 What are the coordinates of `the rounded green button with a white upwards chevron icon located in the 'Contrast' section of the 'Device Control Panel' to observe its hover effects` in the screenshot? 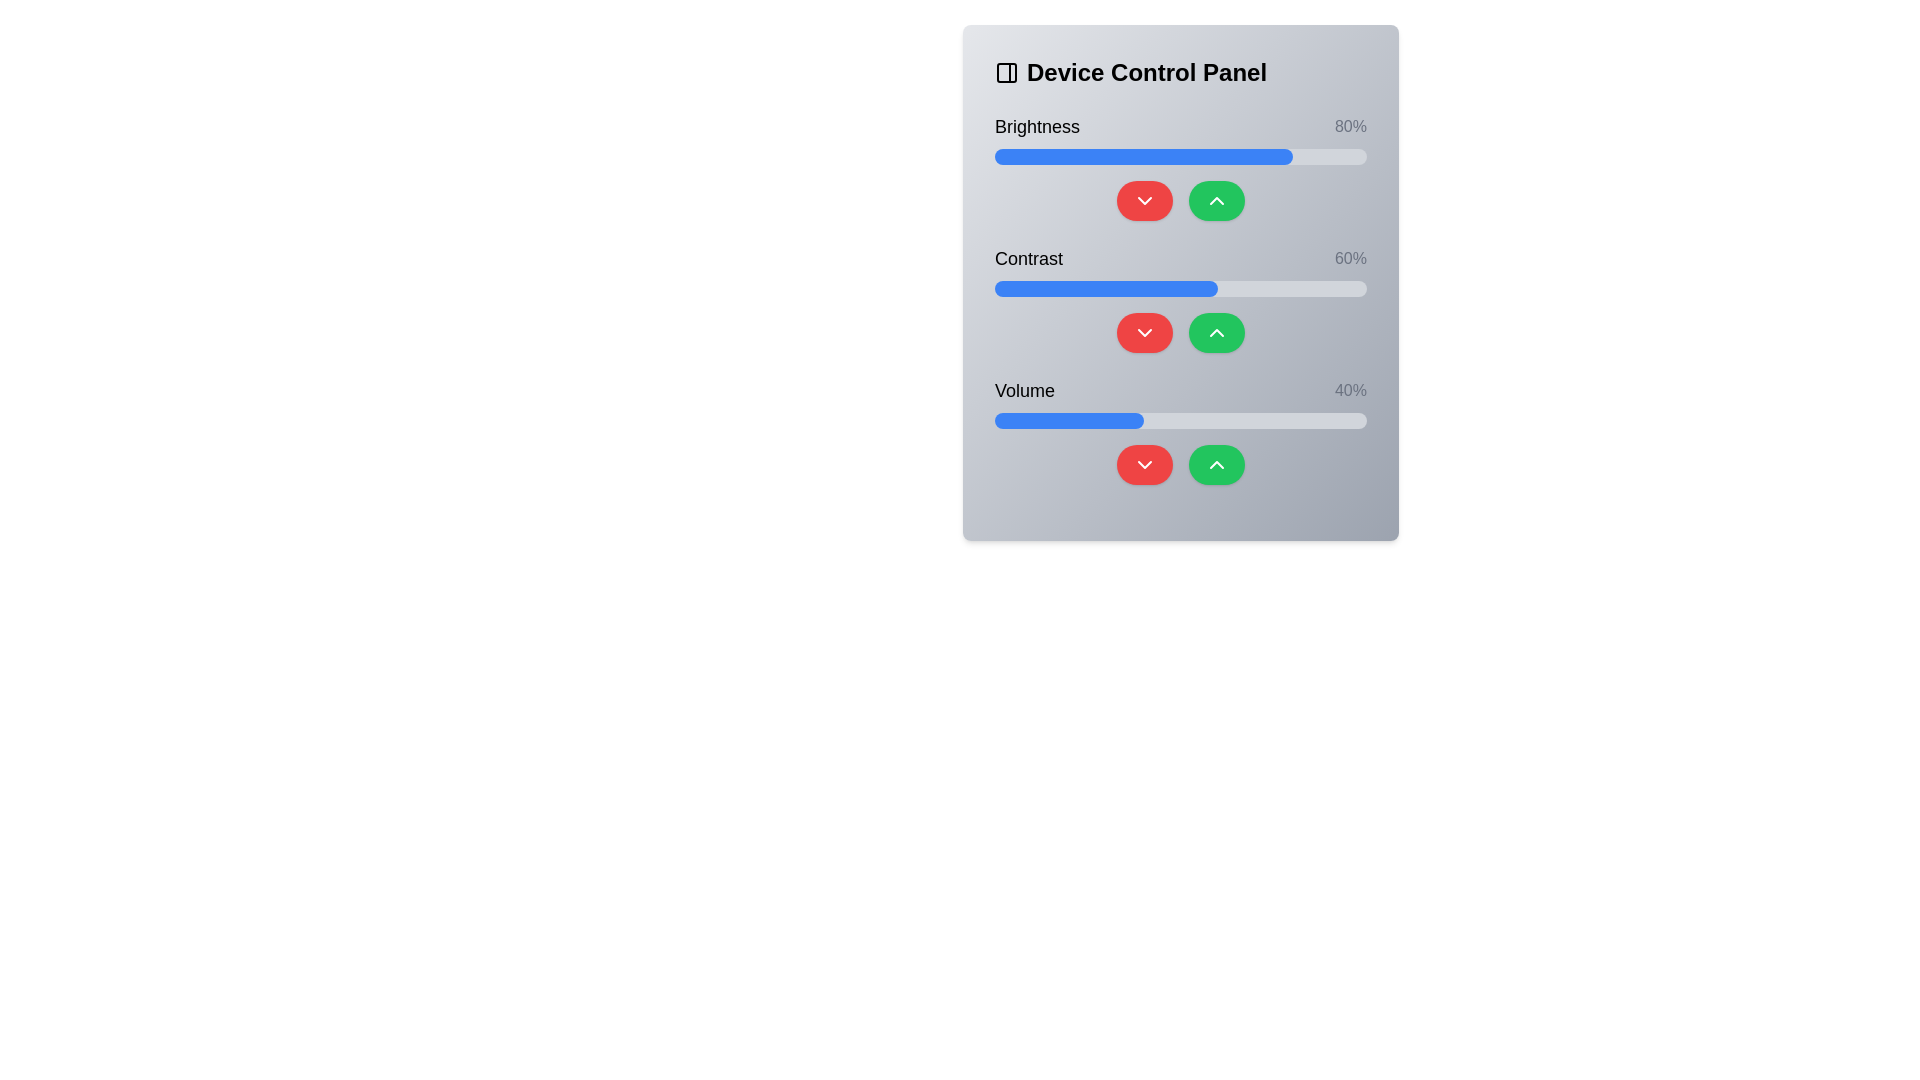 It's located at (1216, 331).